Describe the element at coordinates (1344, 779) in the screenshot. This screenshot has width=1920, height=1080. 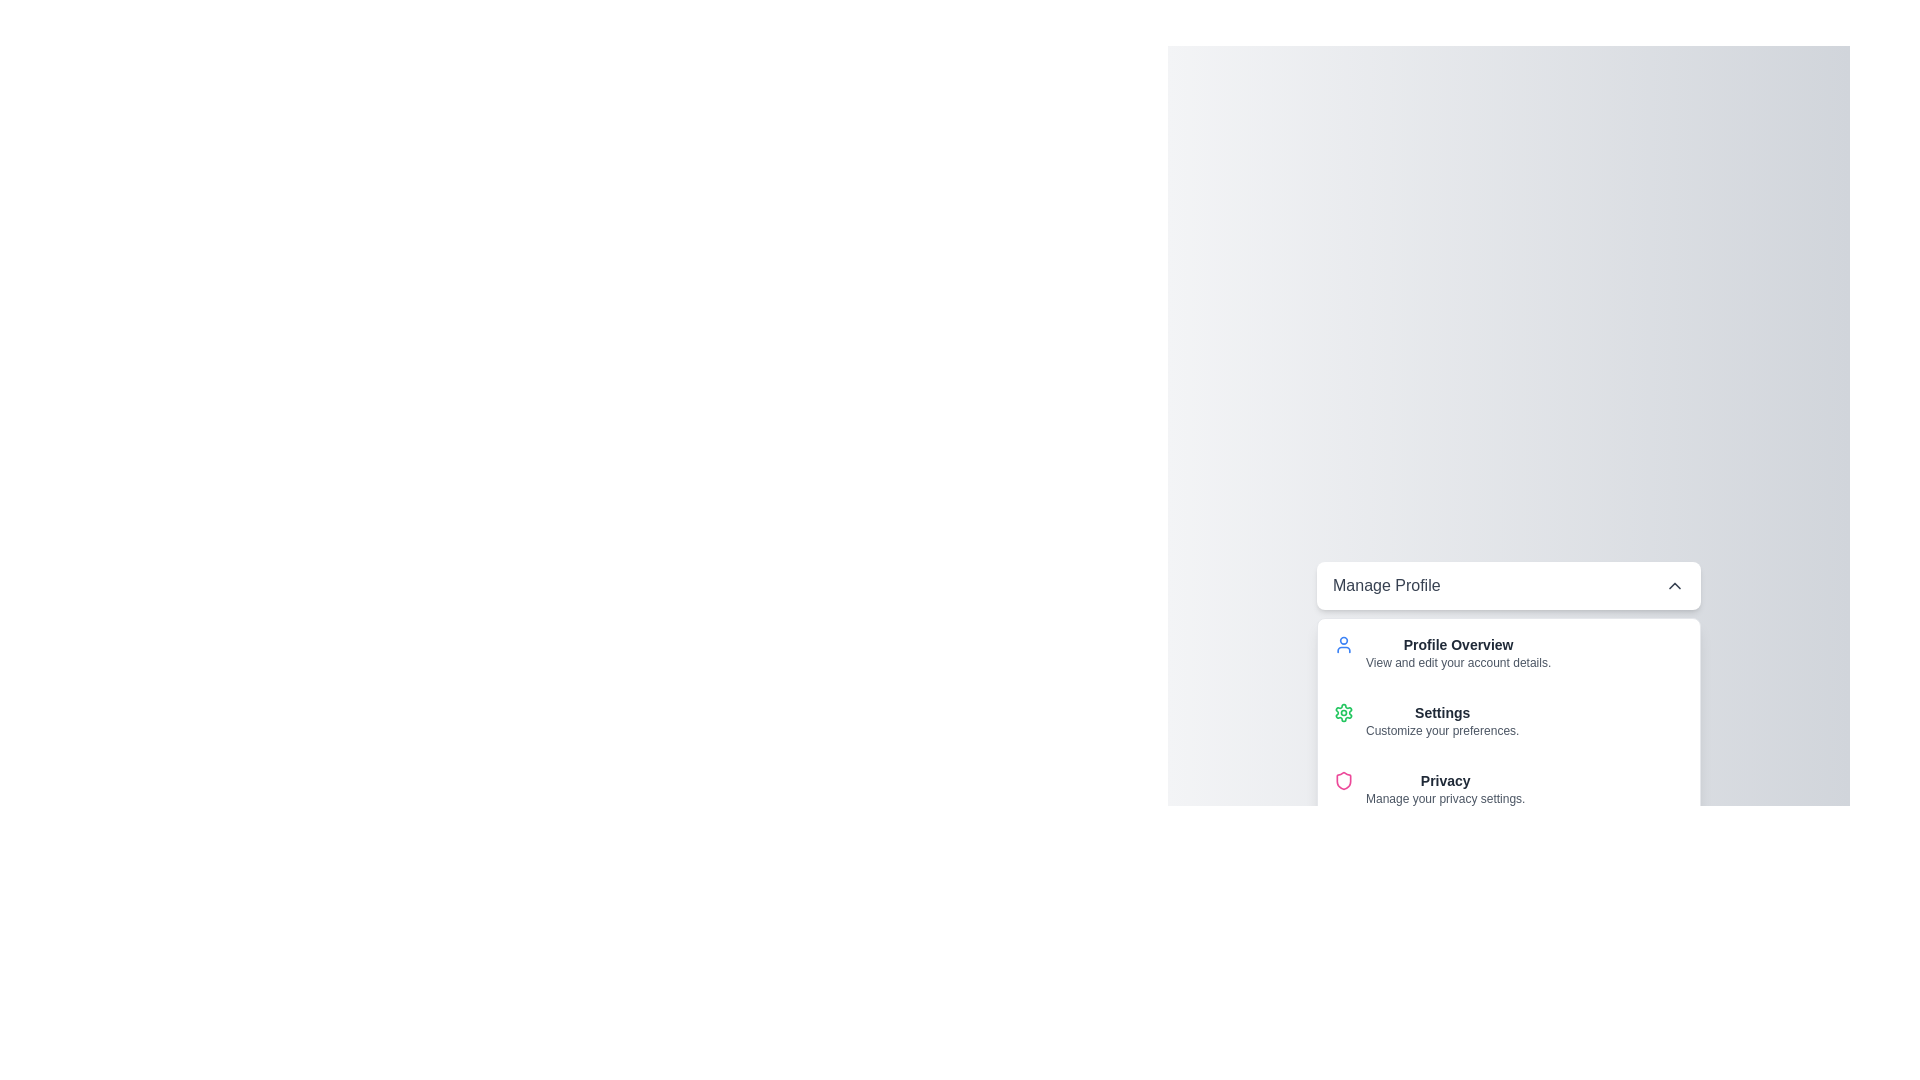
I see `the shield icon with pink edges and a hollow center located to the left of the 'Privacy' text in the 'Privacy' section under the 'Manage Profile' dropdown` at that location.